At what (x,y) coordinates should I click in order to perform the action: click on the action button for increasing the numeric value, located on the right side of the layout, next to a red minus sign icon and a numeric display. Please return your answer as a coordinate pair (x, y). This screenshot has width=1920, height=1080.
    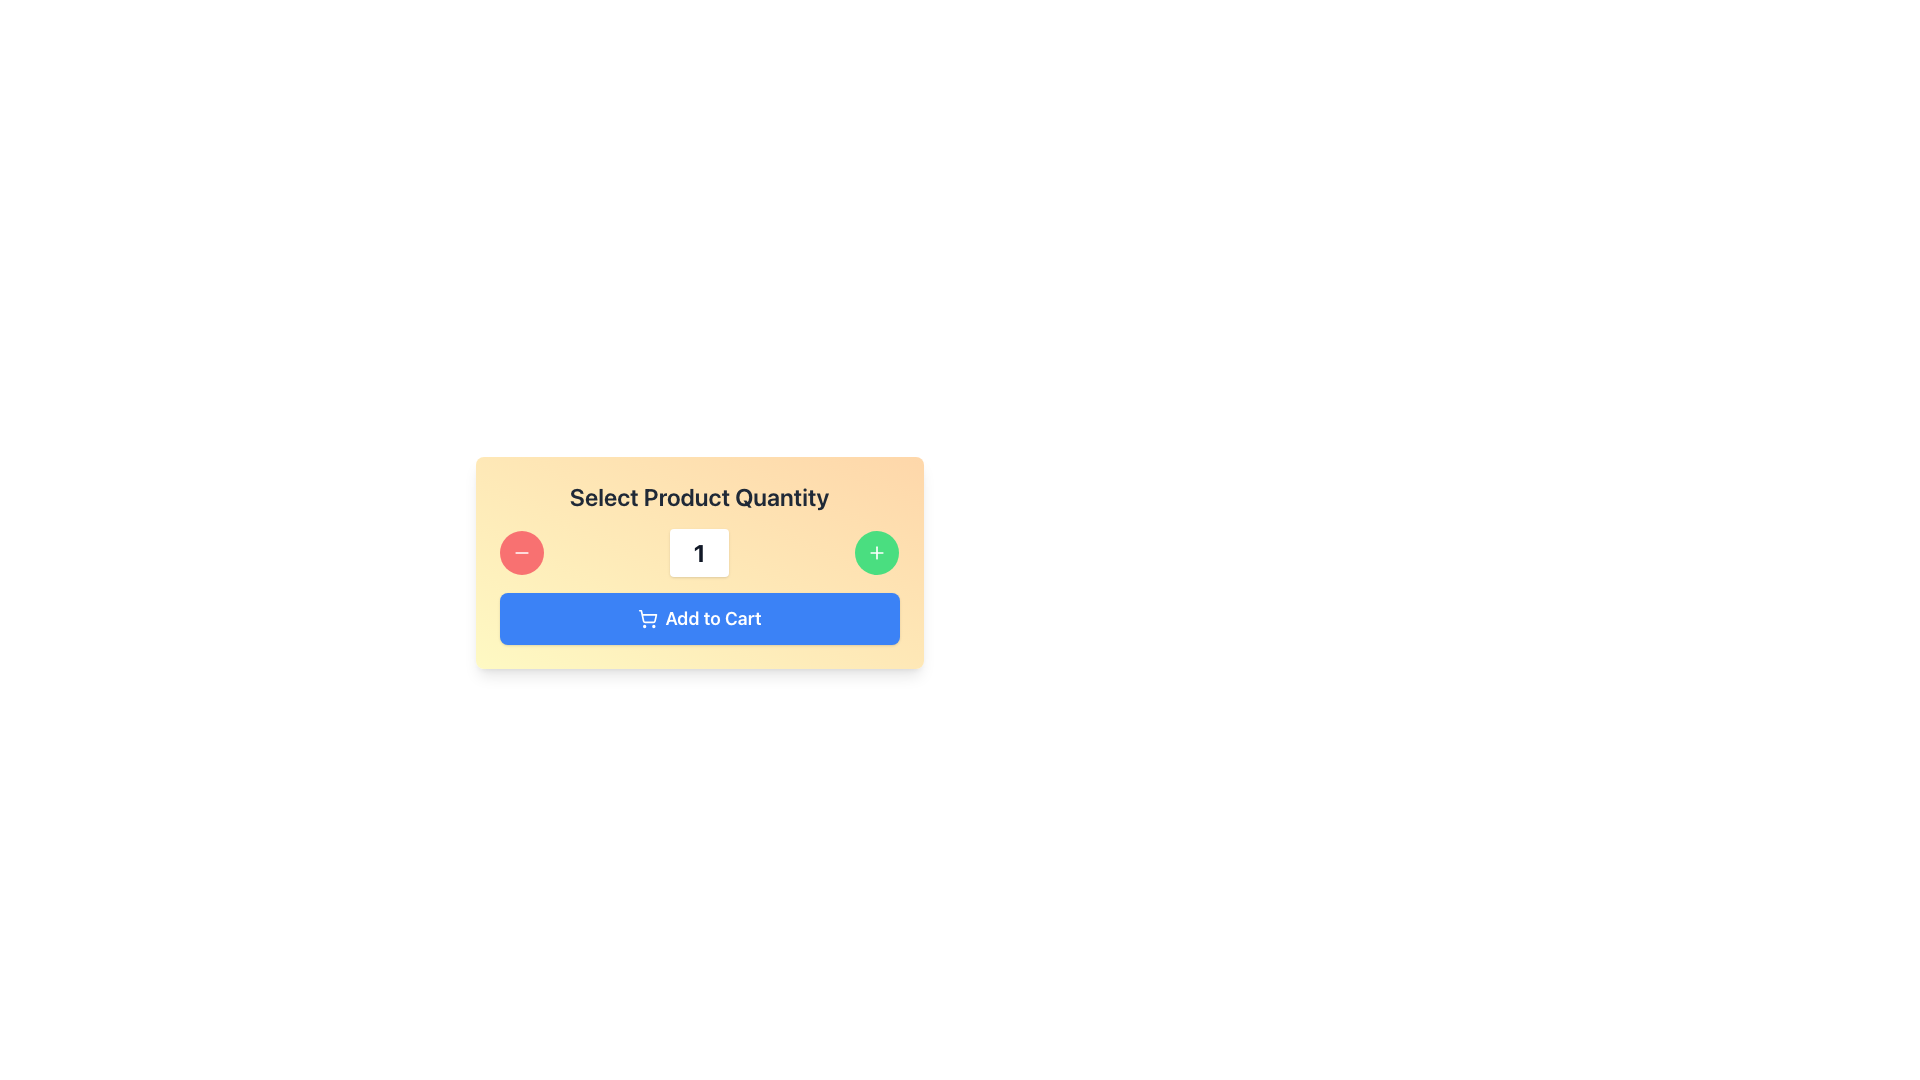
    Looking at the image, I should click on (877, 552).